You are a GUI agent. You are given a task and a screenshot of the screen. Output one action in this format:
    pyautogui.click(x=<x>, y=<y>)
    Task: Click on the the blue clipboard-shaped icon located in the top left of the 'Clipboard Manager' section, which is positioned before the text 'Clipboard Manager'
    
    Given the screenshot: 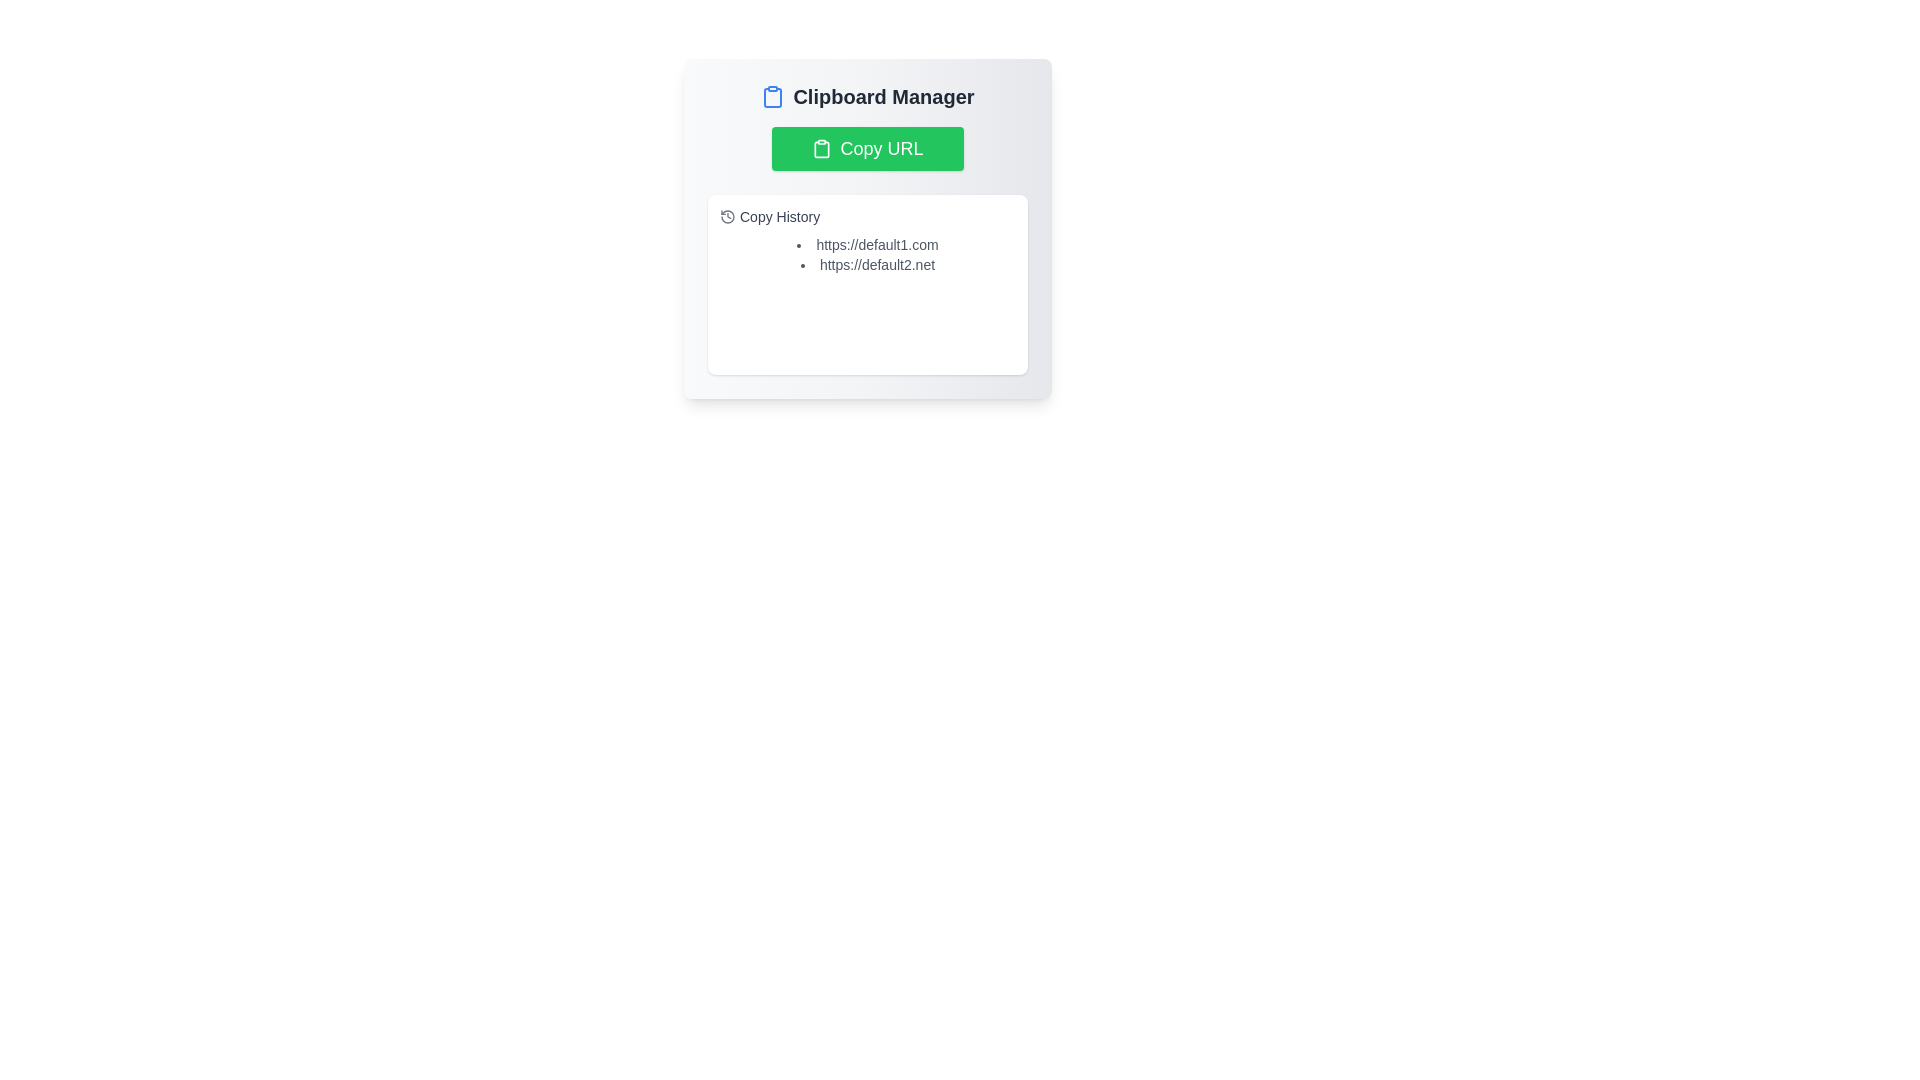 What is the action you would take?
    pyautogui.click(x=772, y=96)
    